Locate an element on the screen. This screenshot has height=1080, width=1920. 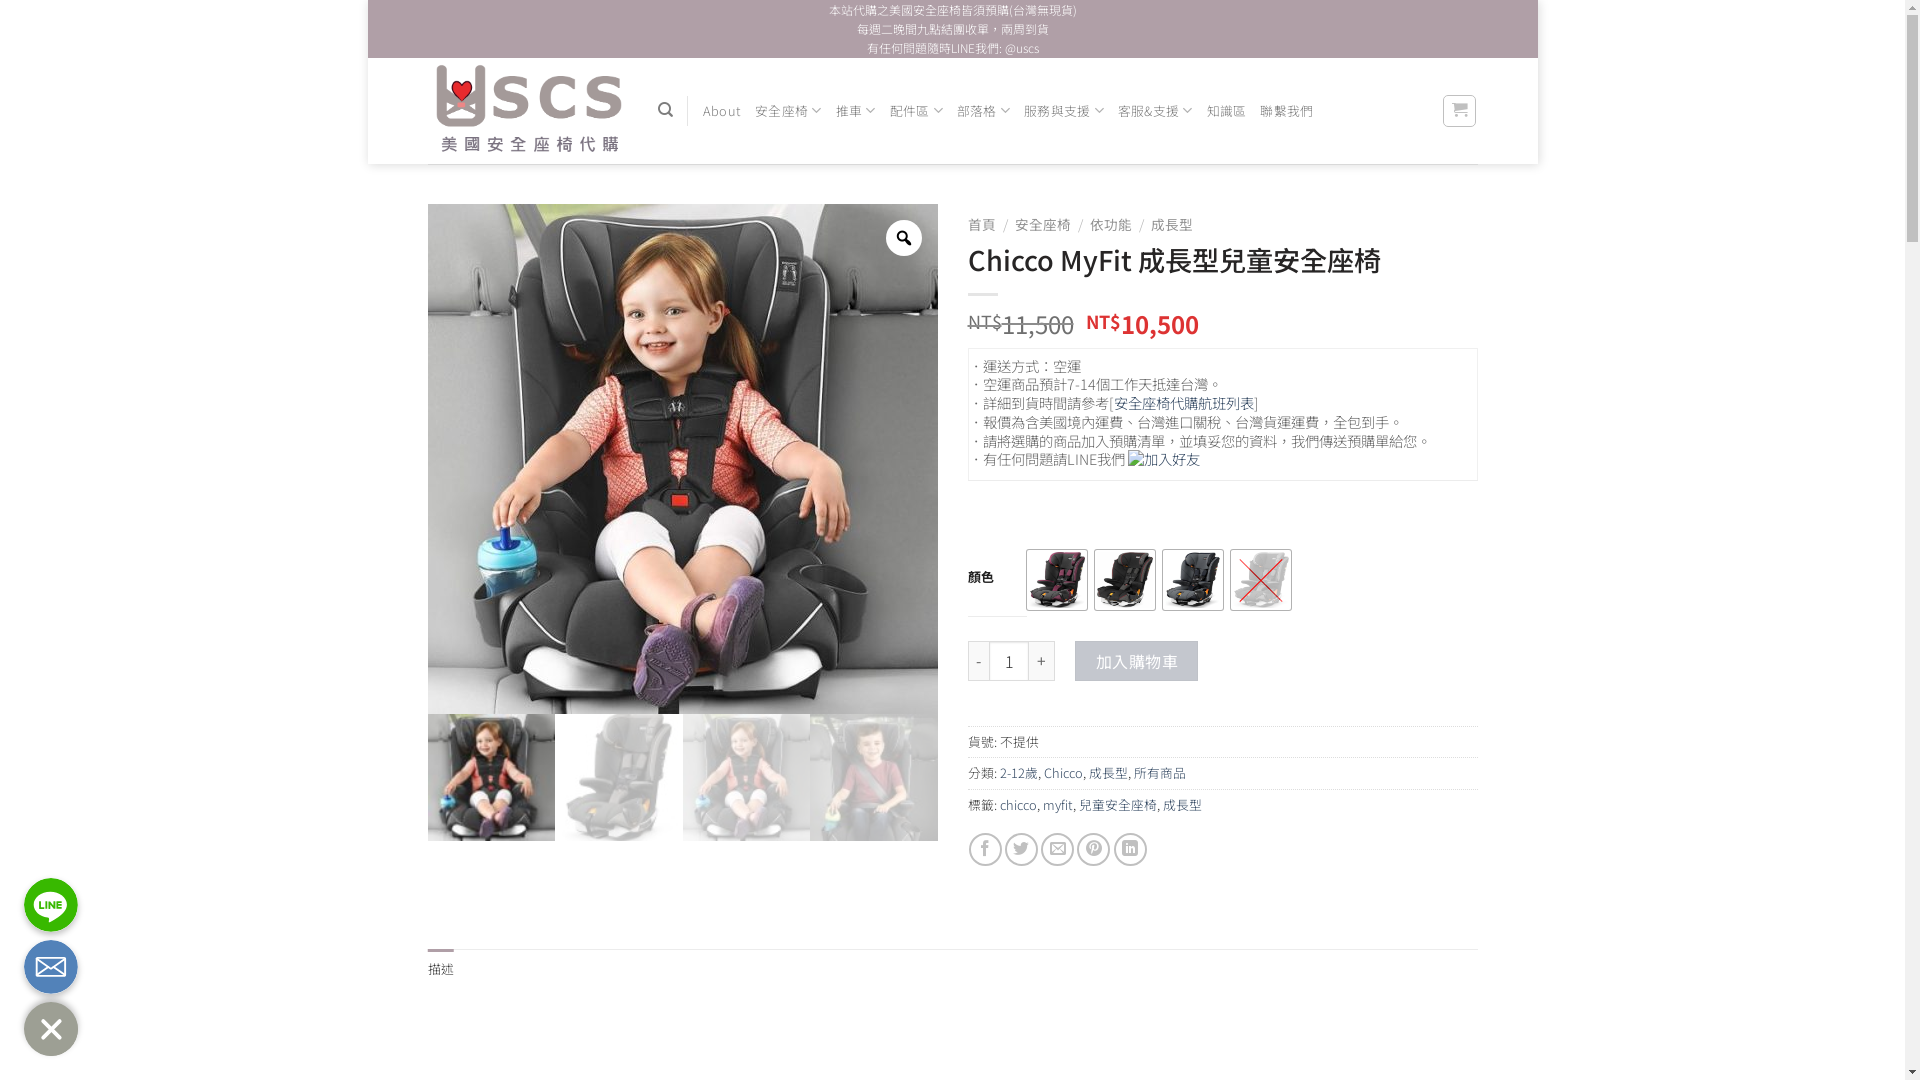
'A1Jal5+092L._SL1500_' is located at coordinates (744, 777).